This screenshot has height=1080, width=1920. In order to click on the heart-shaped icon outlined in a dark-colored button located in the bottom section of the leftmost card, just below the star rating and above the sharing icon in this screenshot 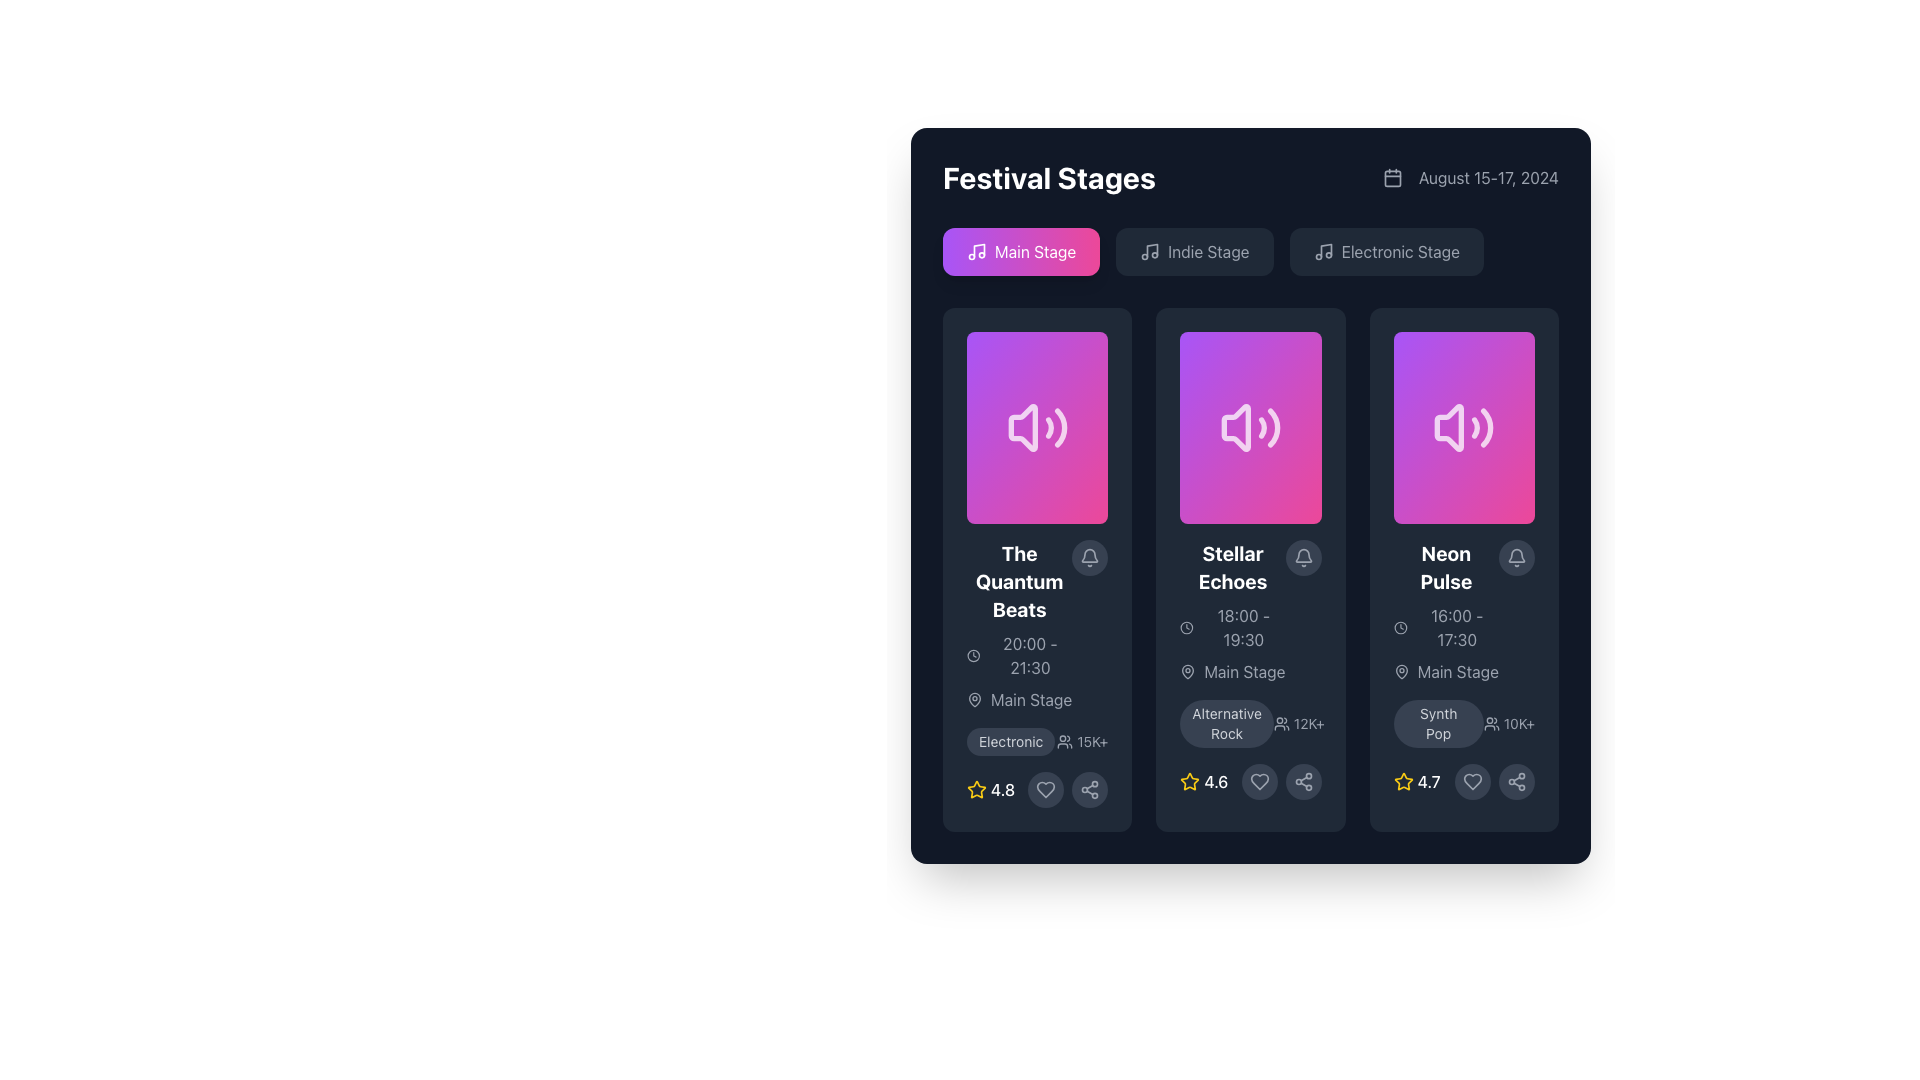, I will do `click(1045, 789)`.